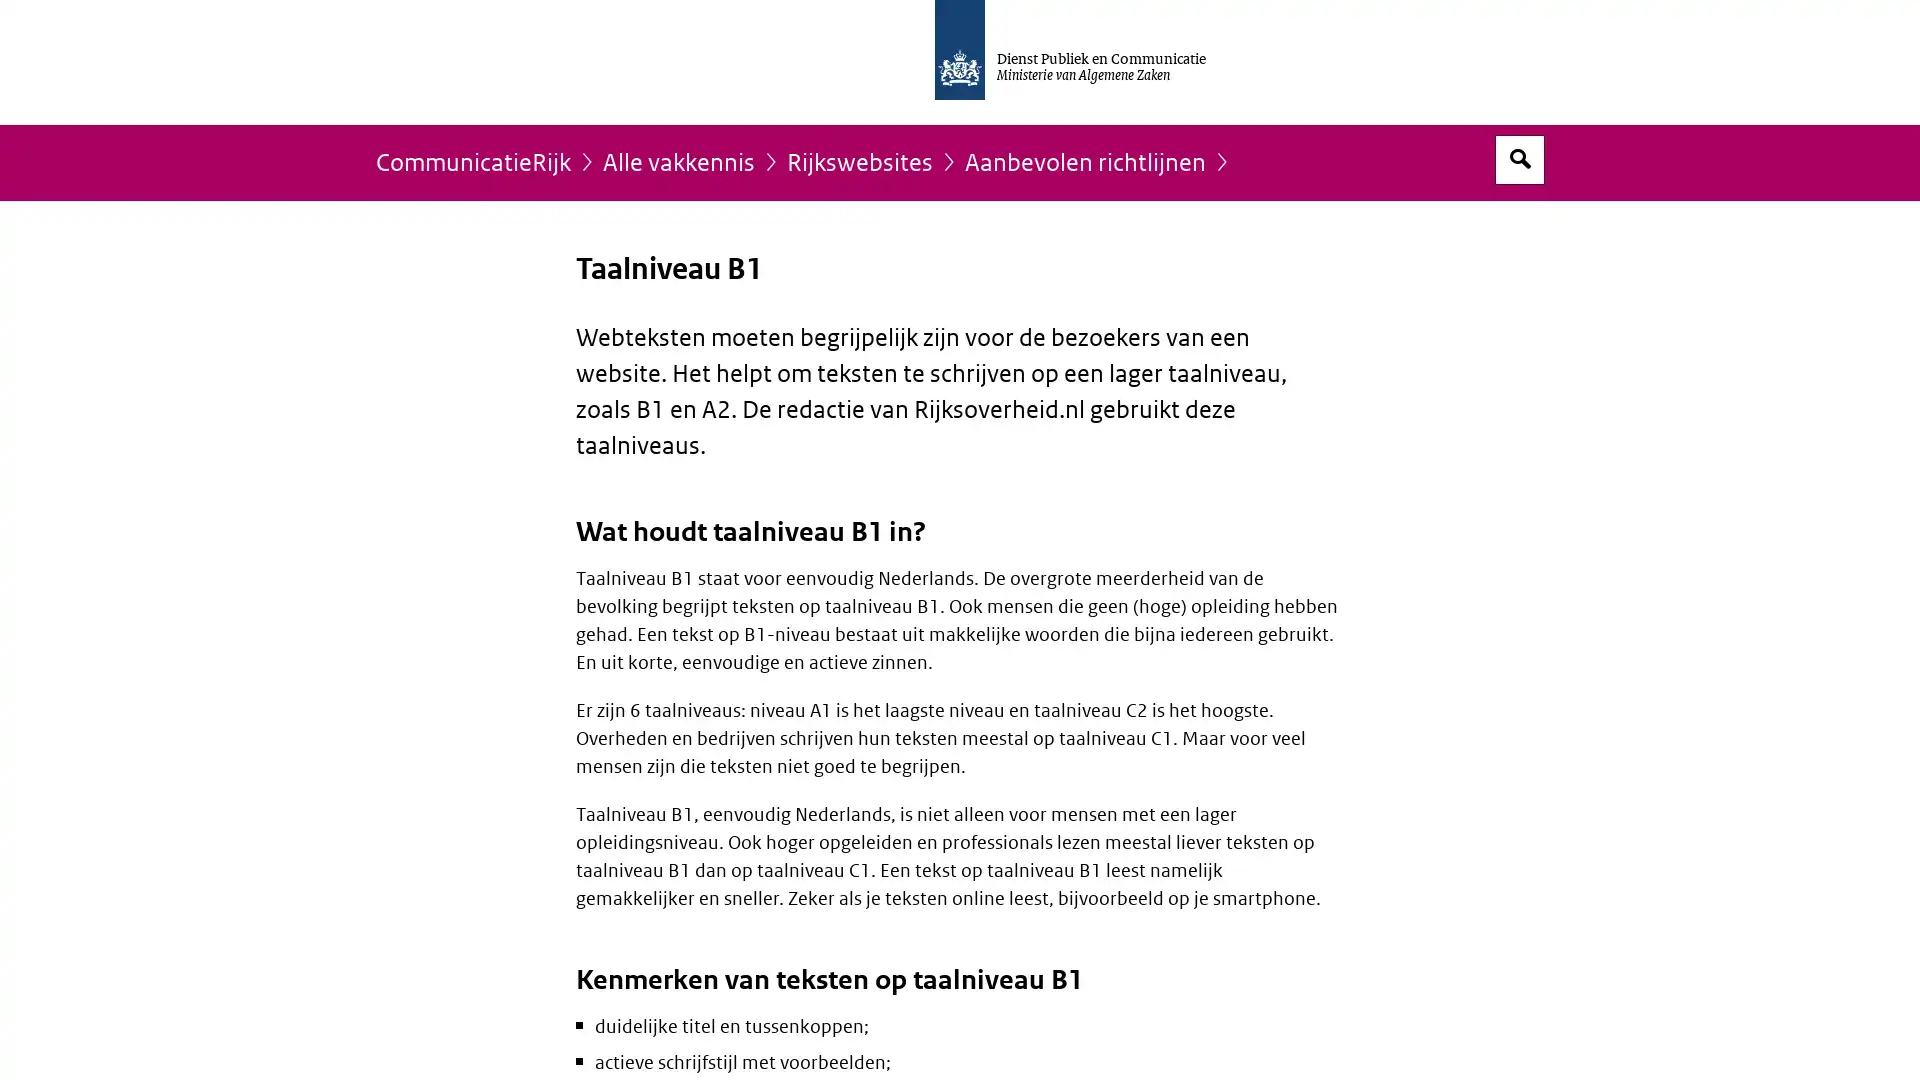  Describe the element at coordinates (1520, 158) in the screenshot. I see `Open zoekveld` at that location.